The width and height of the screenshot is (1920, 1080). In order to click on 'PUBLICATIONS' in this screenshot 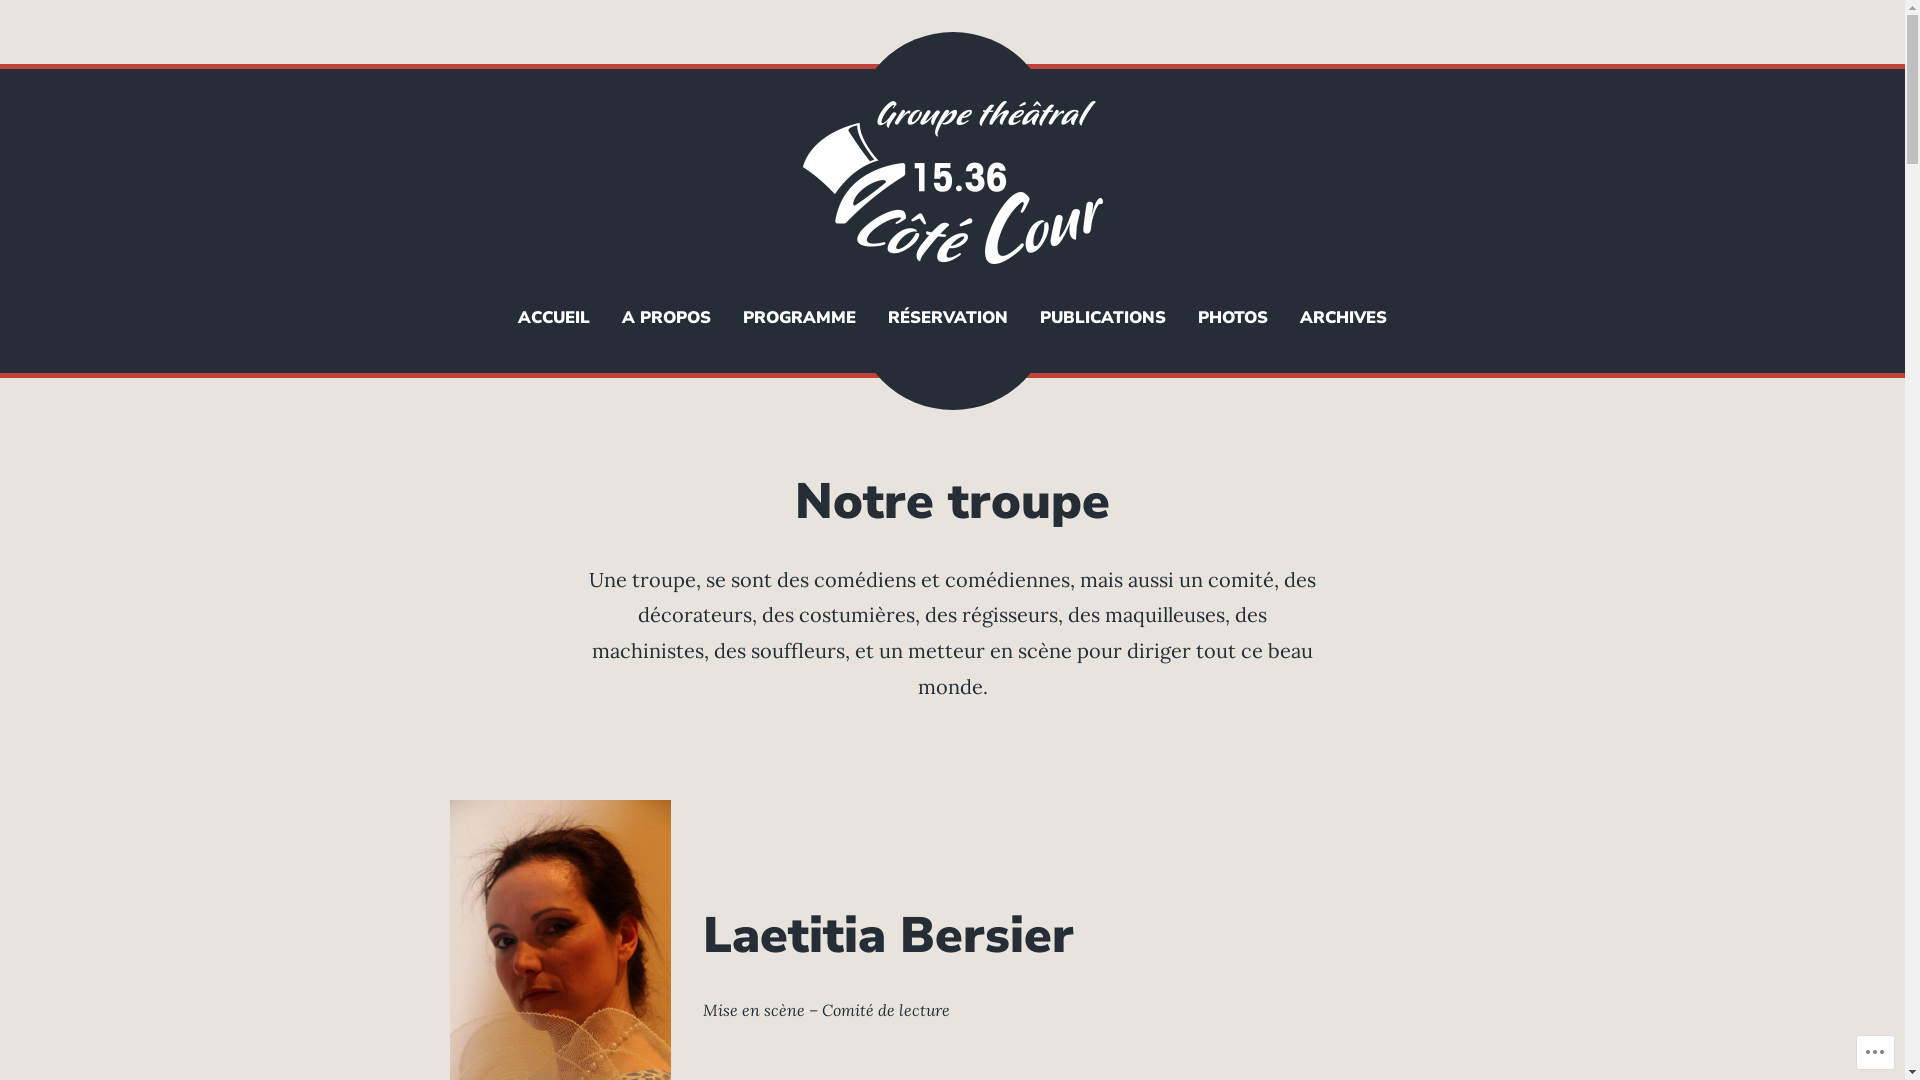, I will do `click(1102, 317)`.